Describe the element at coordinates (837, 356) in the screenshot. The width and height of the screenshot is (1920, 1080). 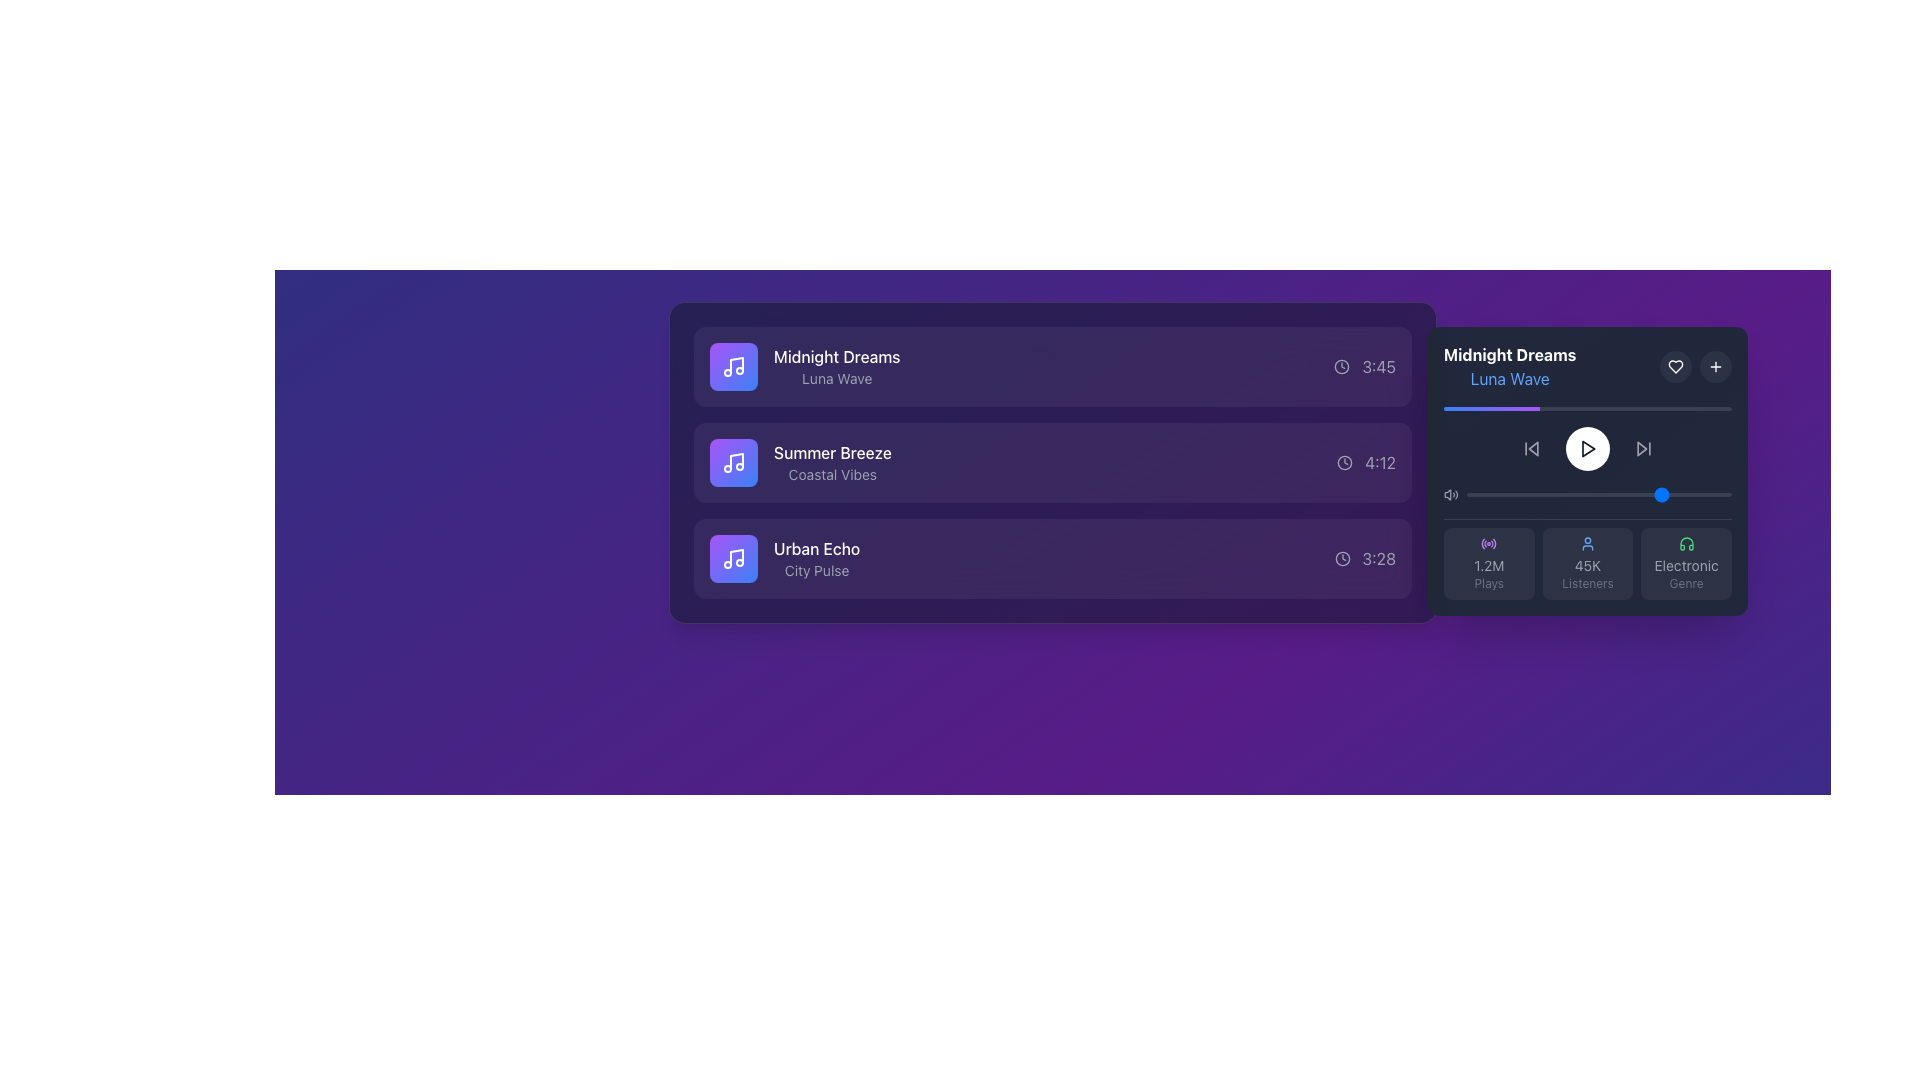
I see `the static text element displaying 'Midnight Dreams' in bold, white font, located at the top of the first list item in a vertically aligned list` at that location.